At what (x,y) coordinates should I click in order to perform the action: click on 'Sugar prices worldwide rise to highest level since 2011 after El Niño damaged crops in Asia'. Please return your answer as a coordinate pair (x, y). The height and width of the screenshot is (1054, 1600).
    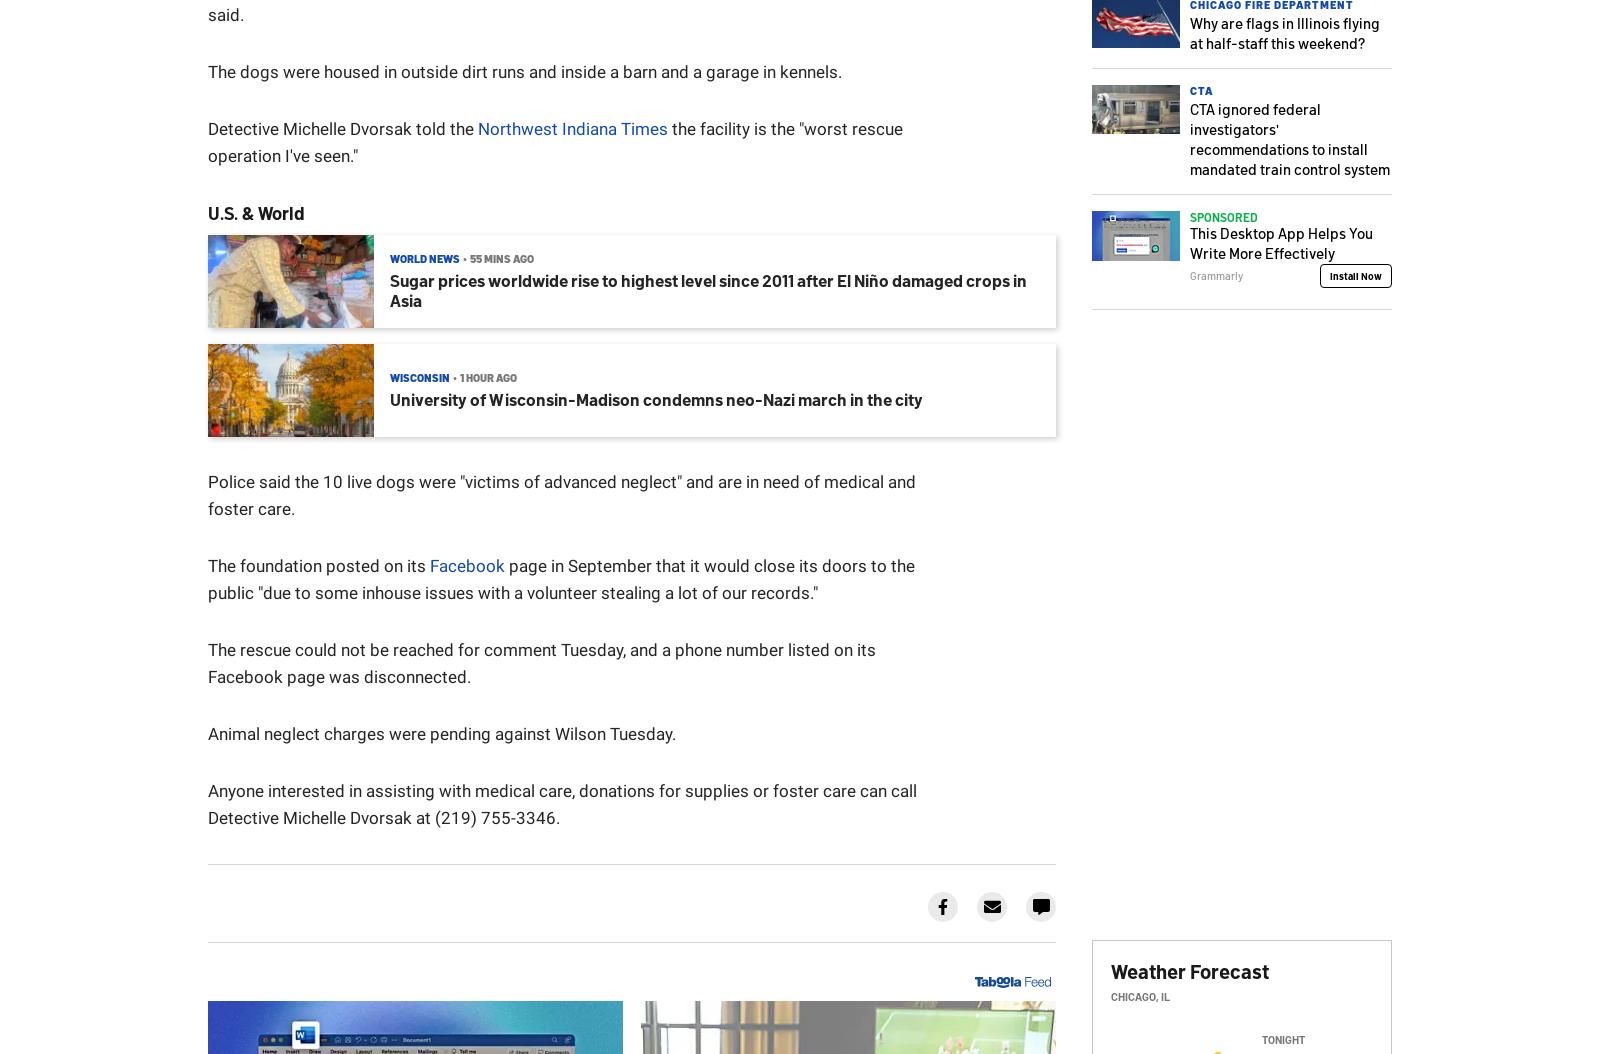
    Looking at the image, I should click on (708, 288).